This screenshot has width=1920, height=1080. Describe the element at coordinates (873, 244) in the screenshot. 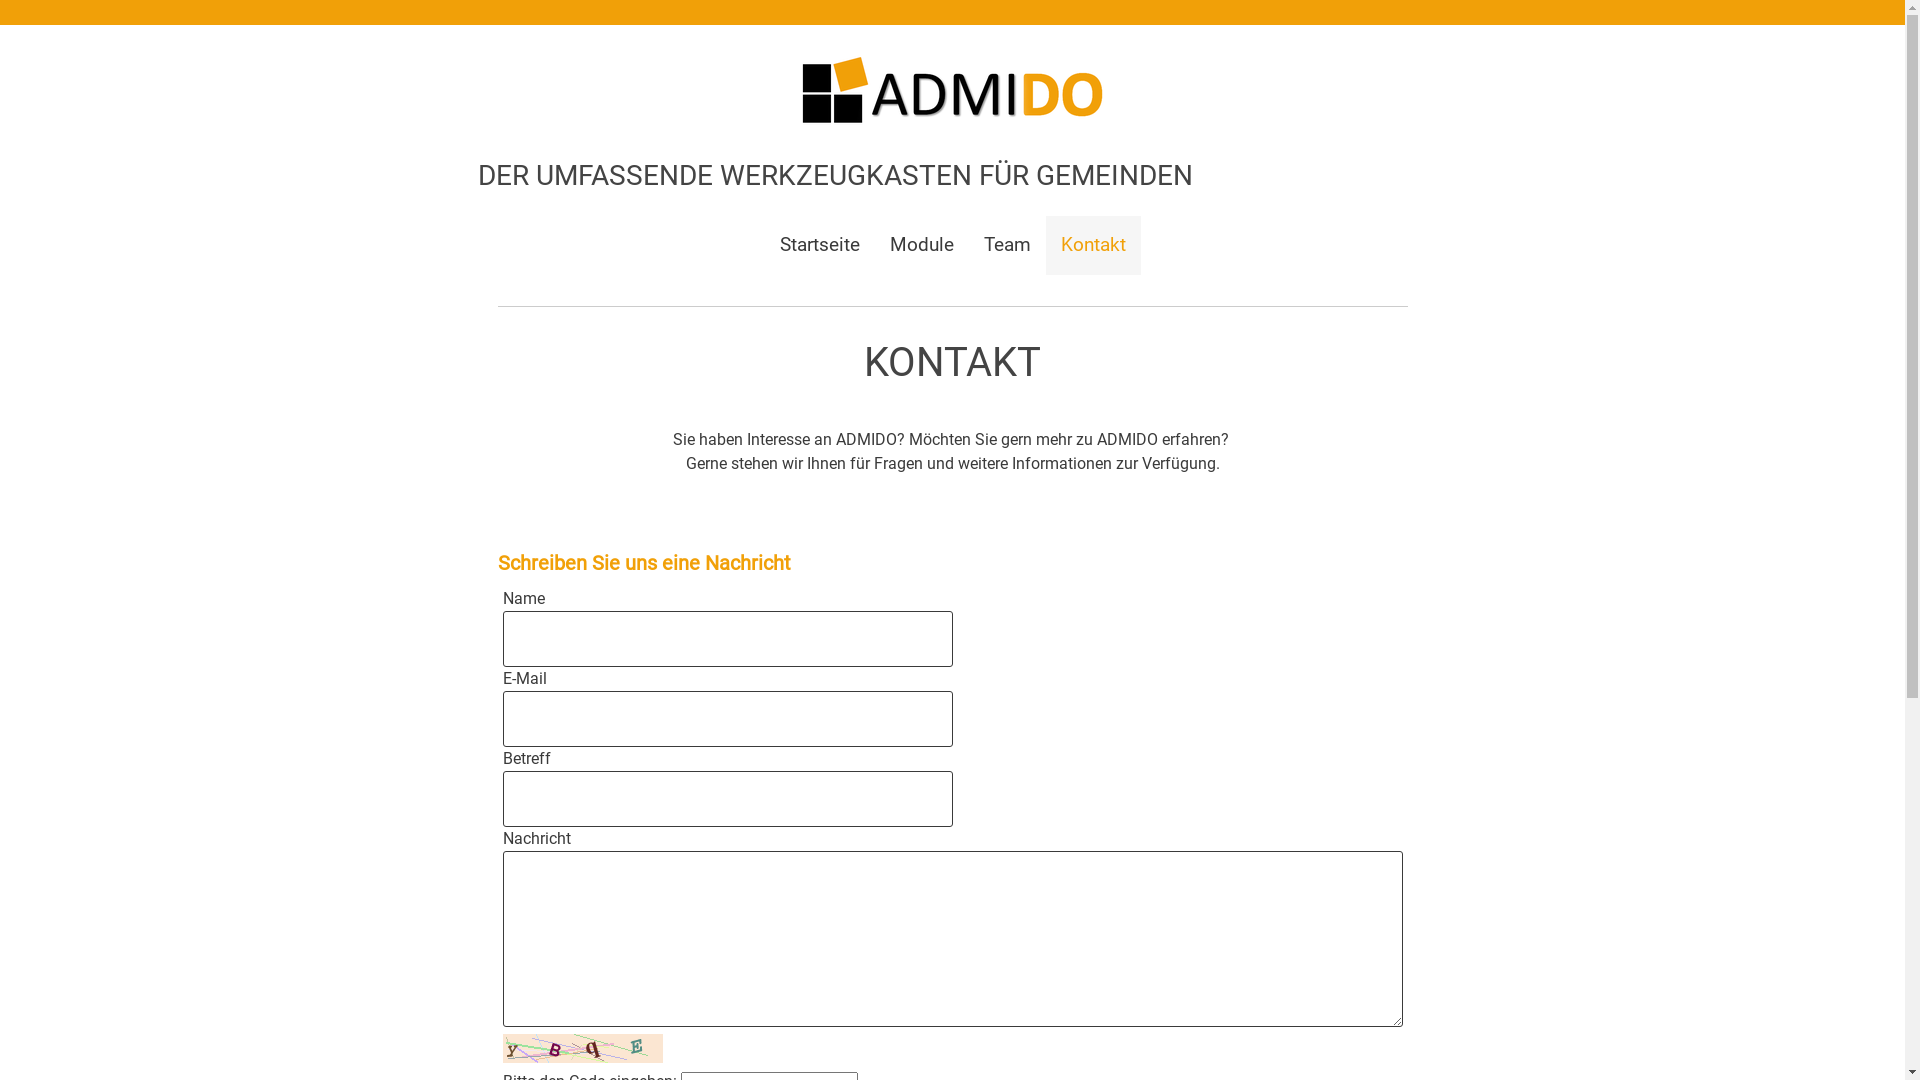

I see `'Module'` at that location.